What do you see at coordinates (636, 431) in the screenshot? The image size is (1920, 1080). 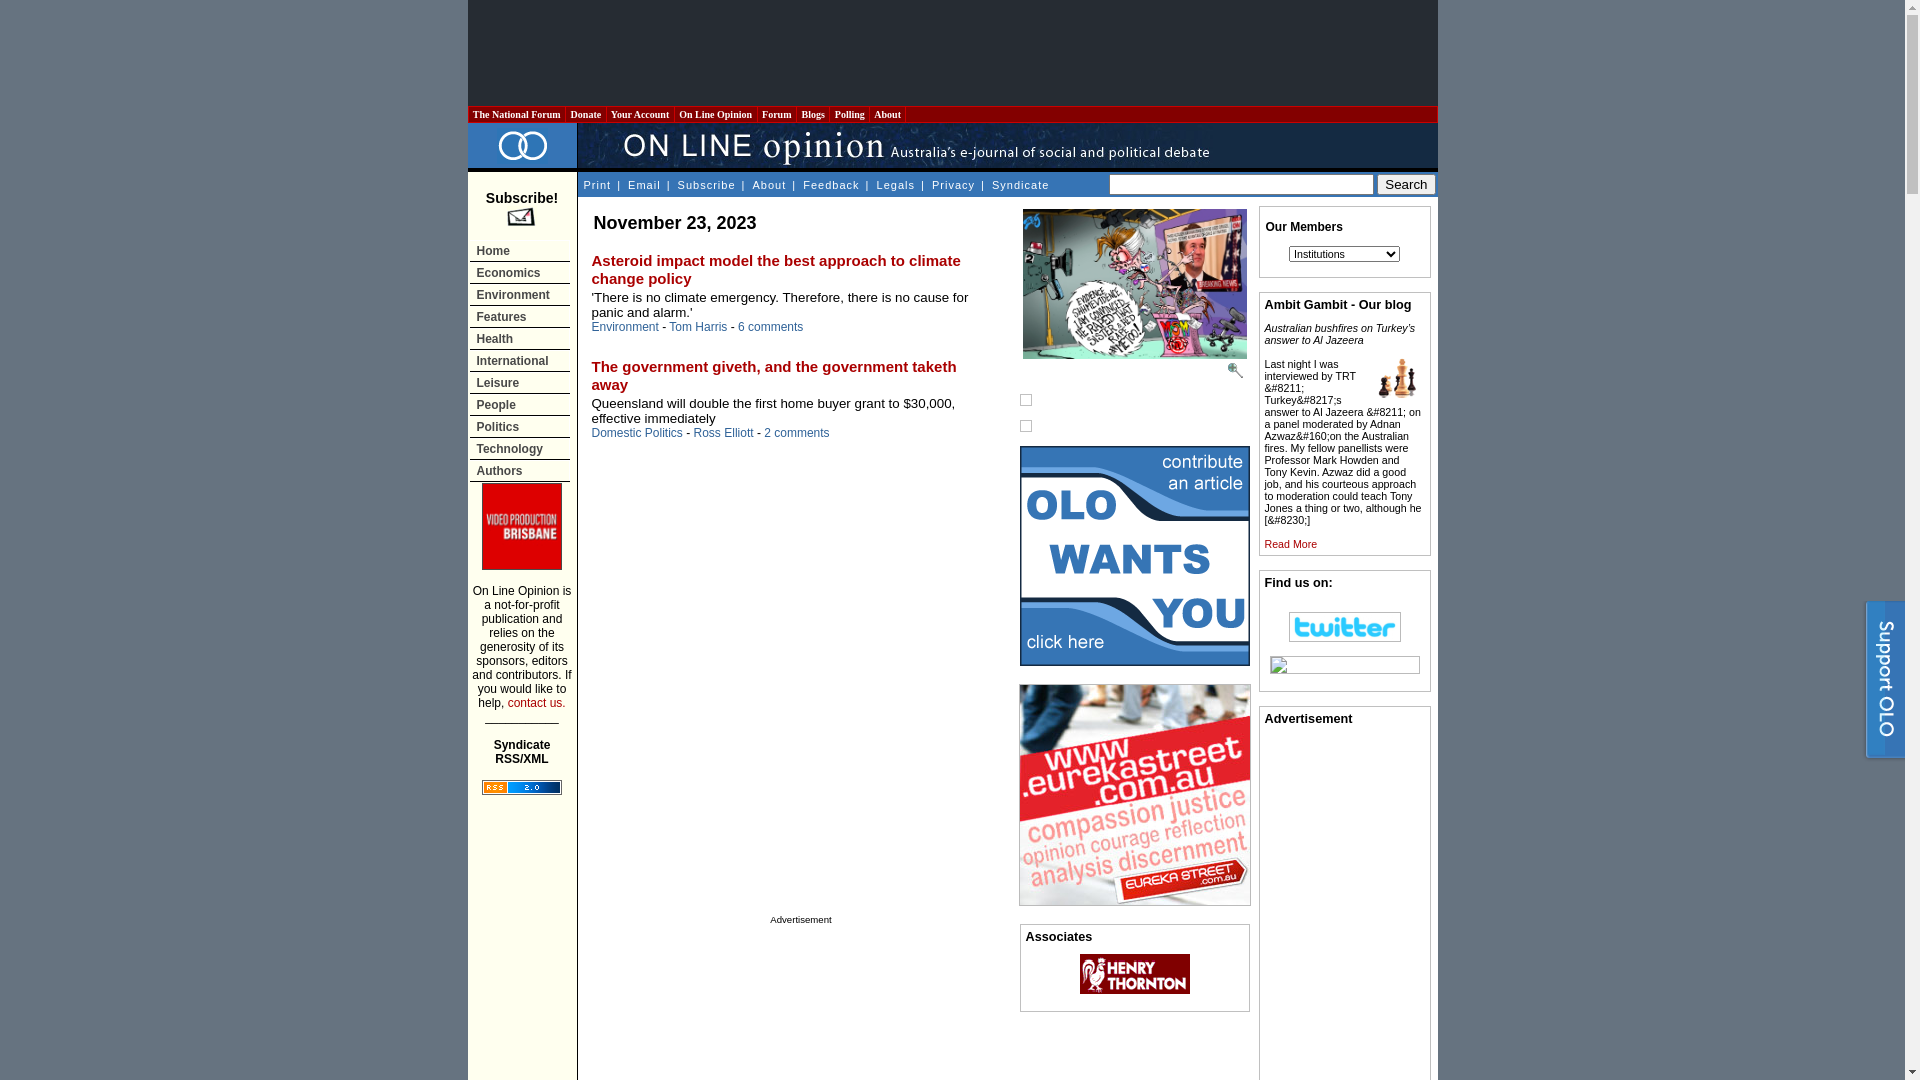 I see `'Domestic Politics'` at bounding box center [636, 431].